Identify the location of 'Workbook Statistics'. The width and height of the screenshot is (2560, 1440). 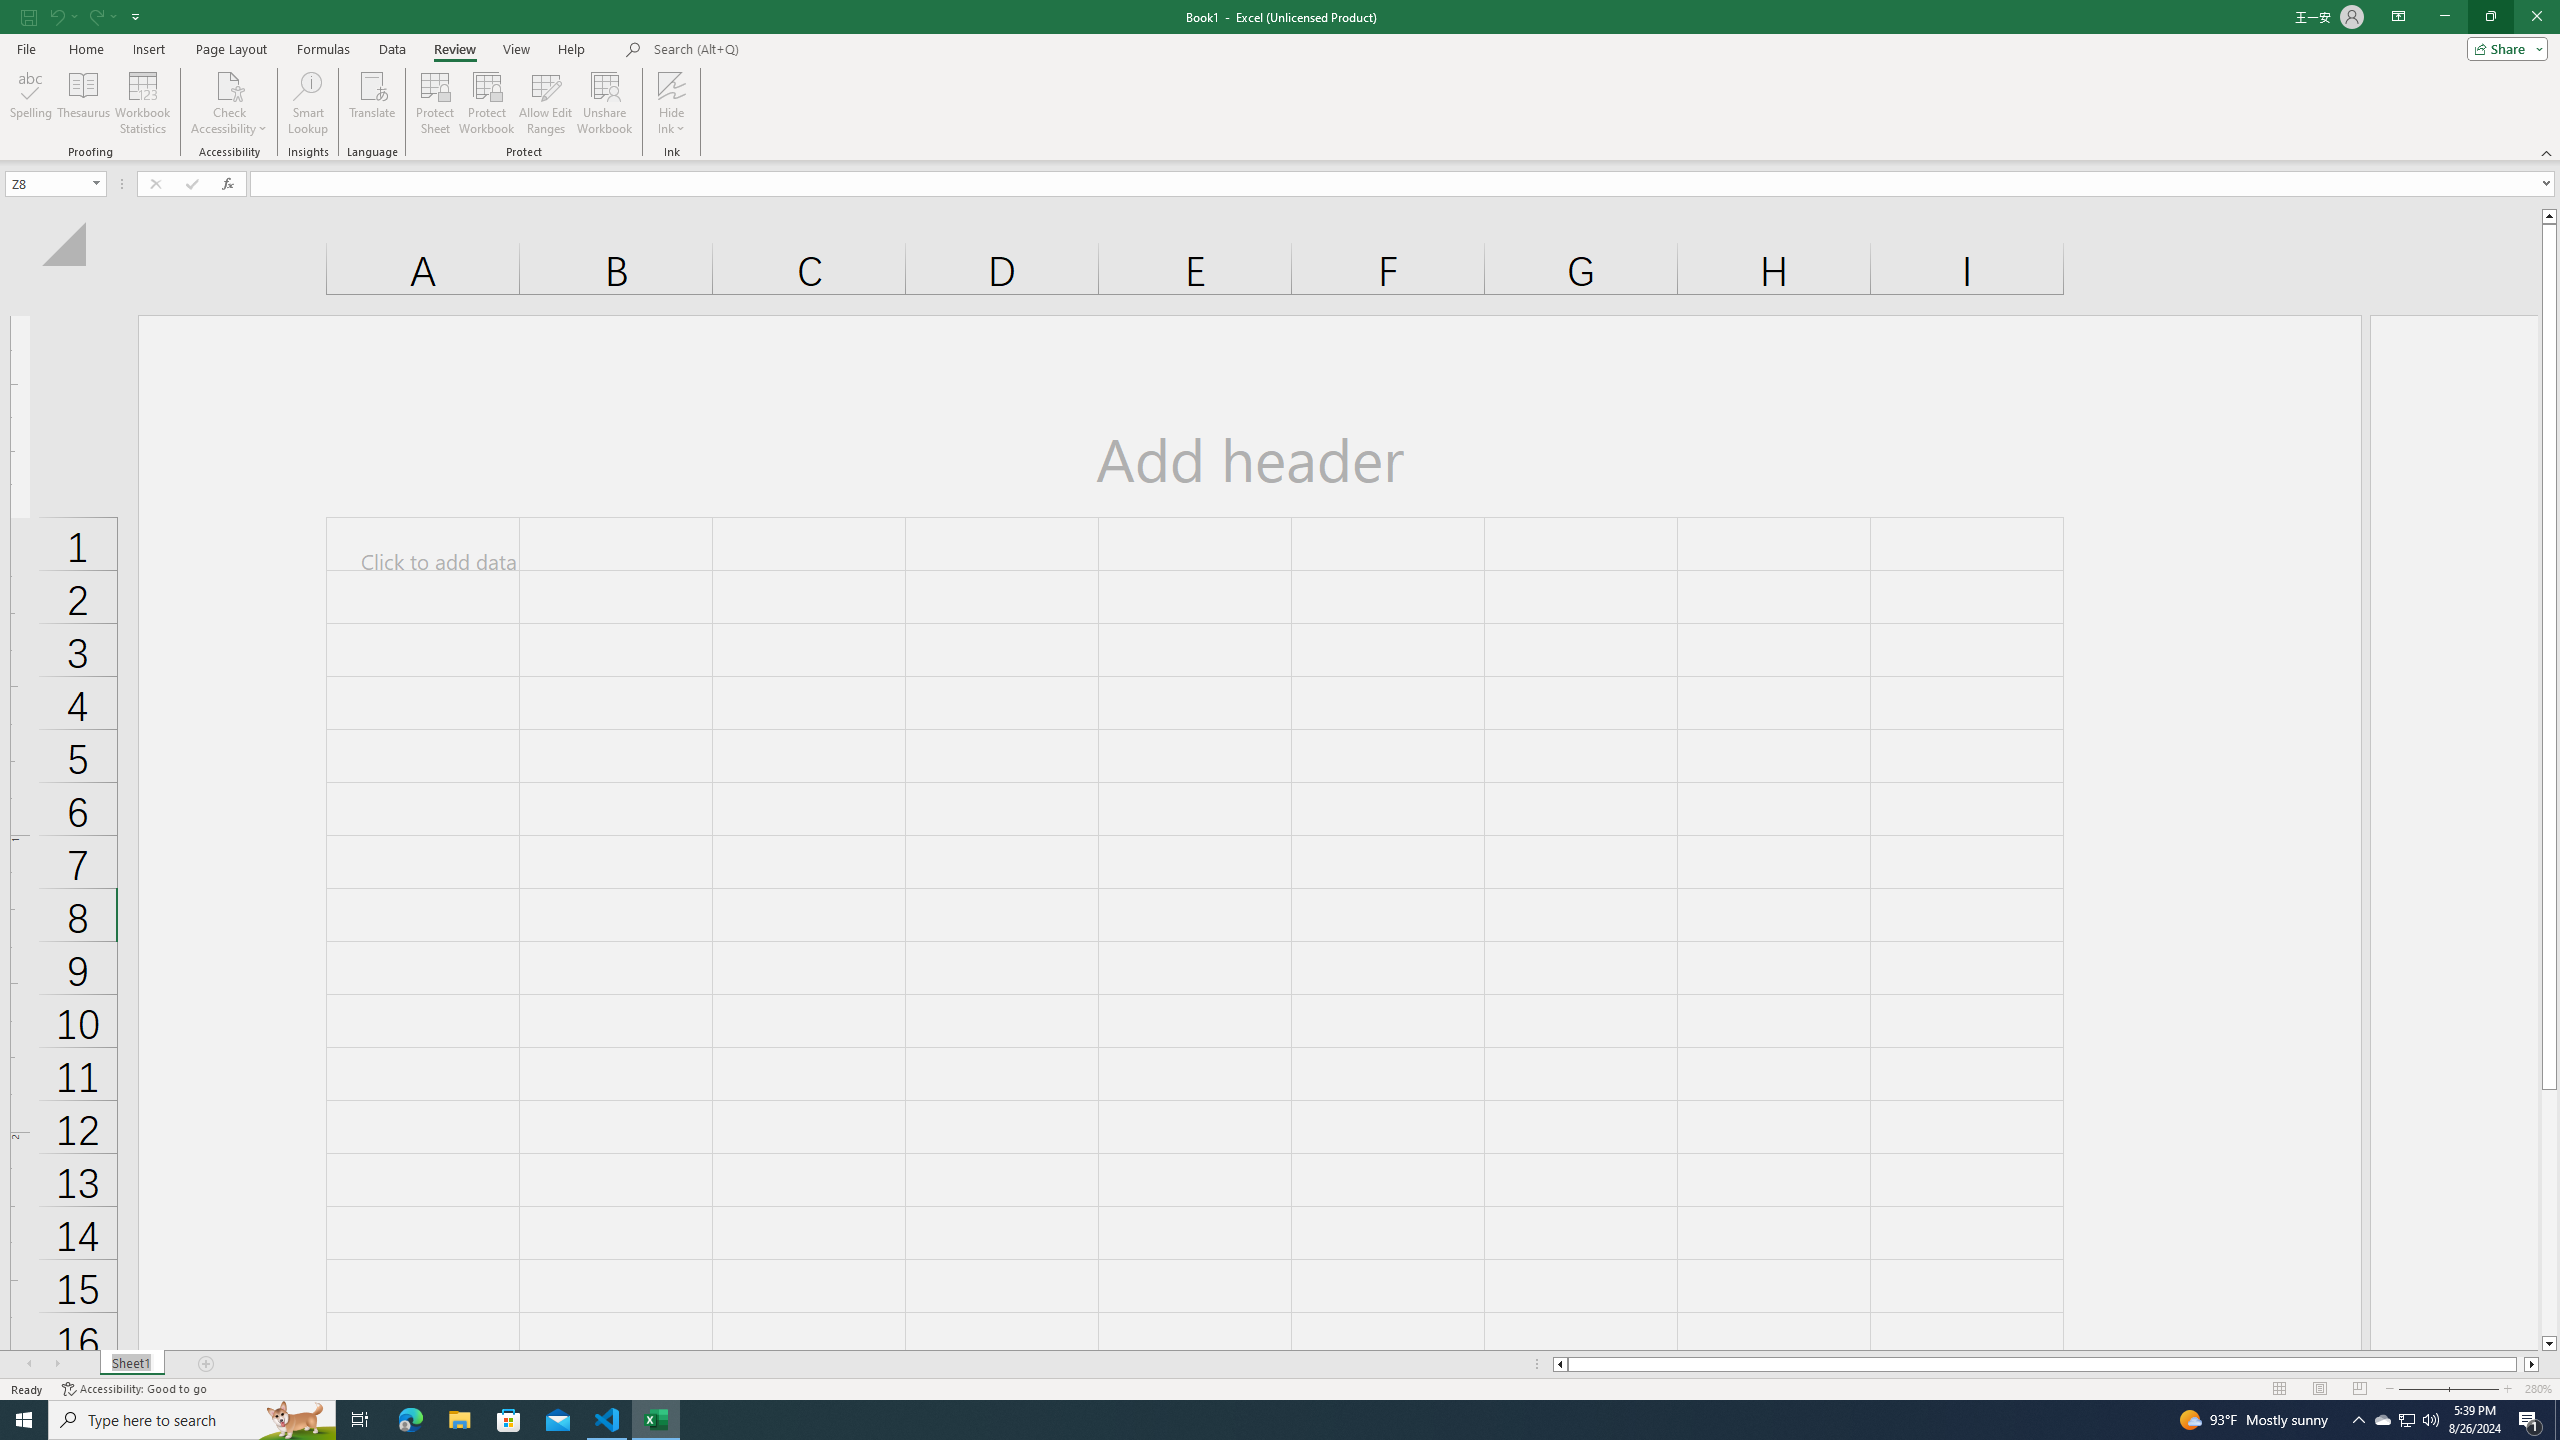
(142, 103).